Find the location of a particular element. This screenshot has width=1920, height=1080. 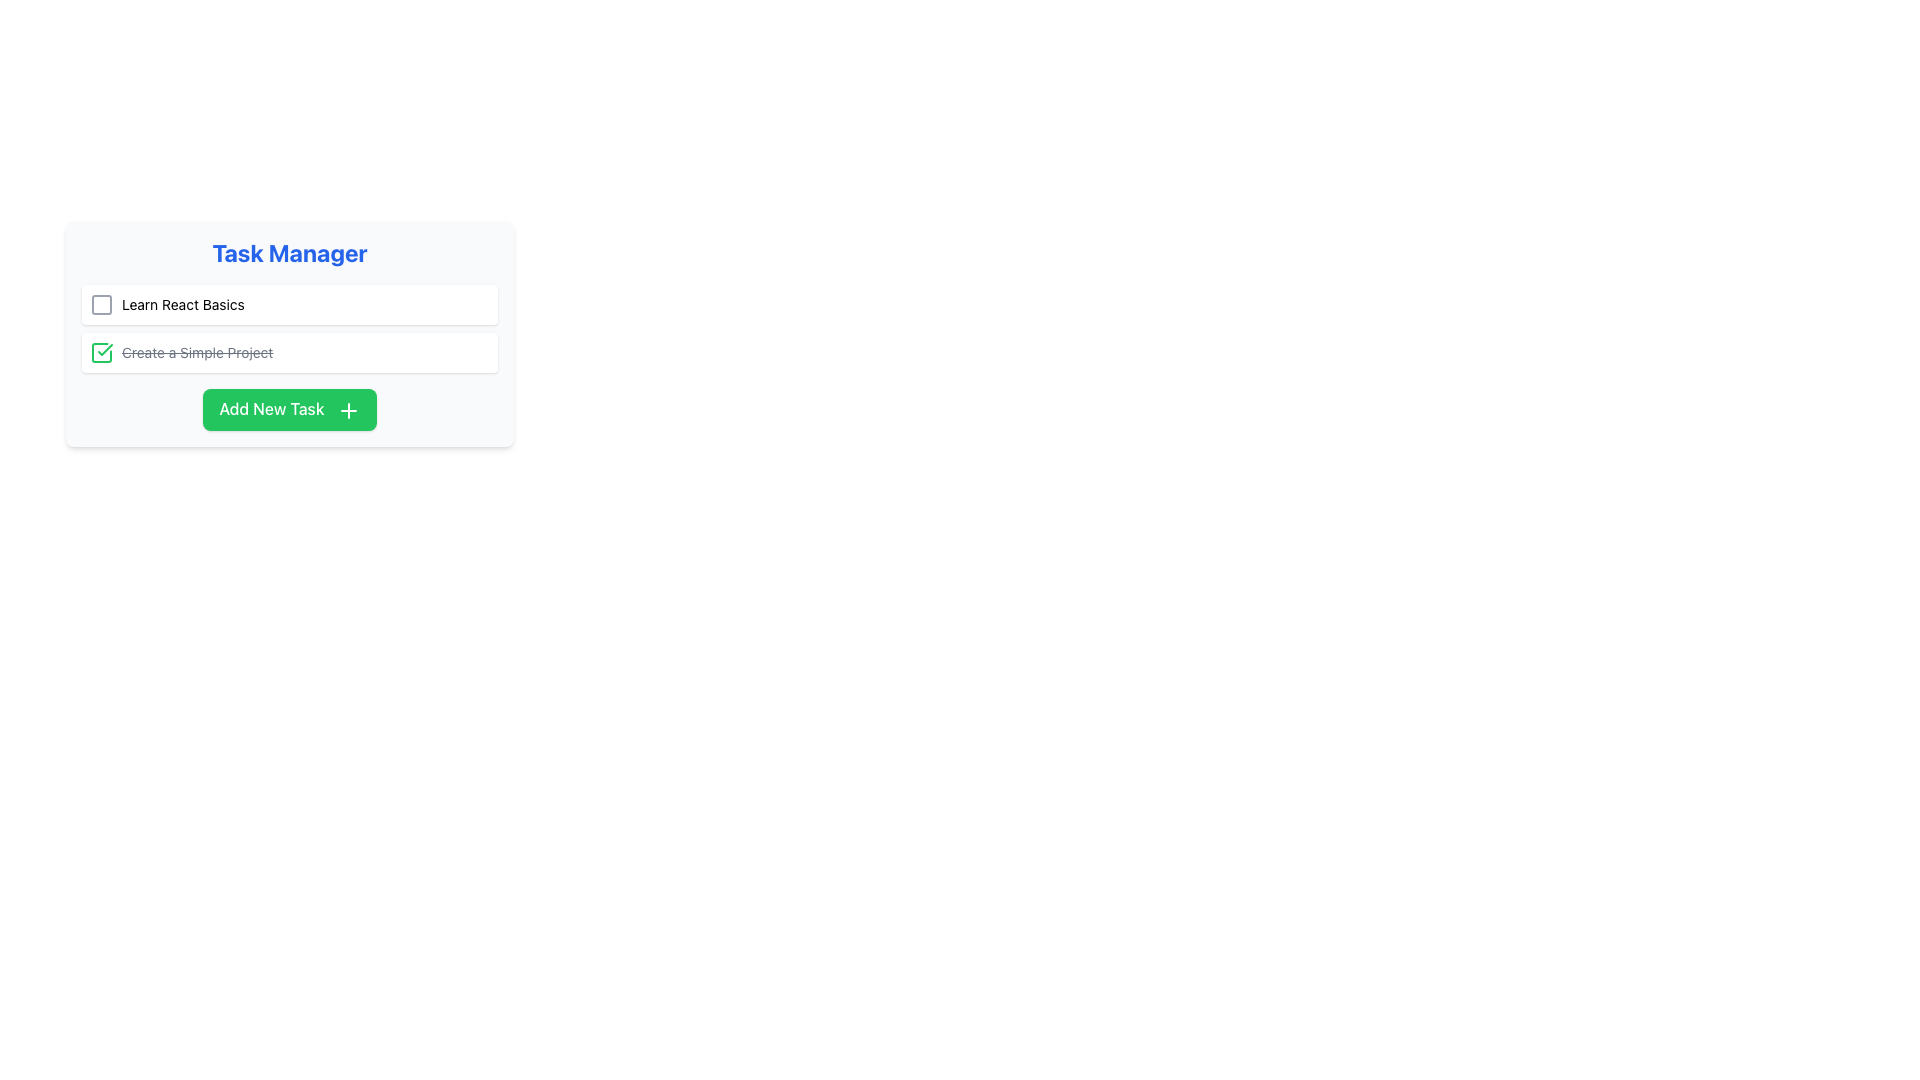

the checkbox indicator located to the left of the text 'Learn React Basics' in the task list interface is located at coordinates (100, 304).